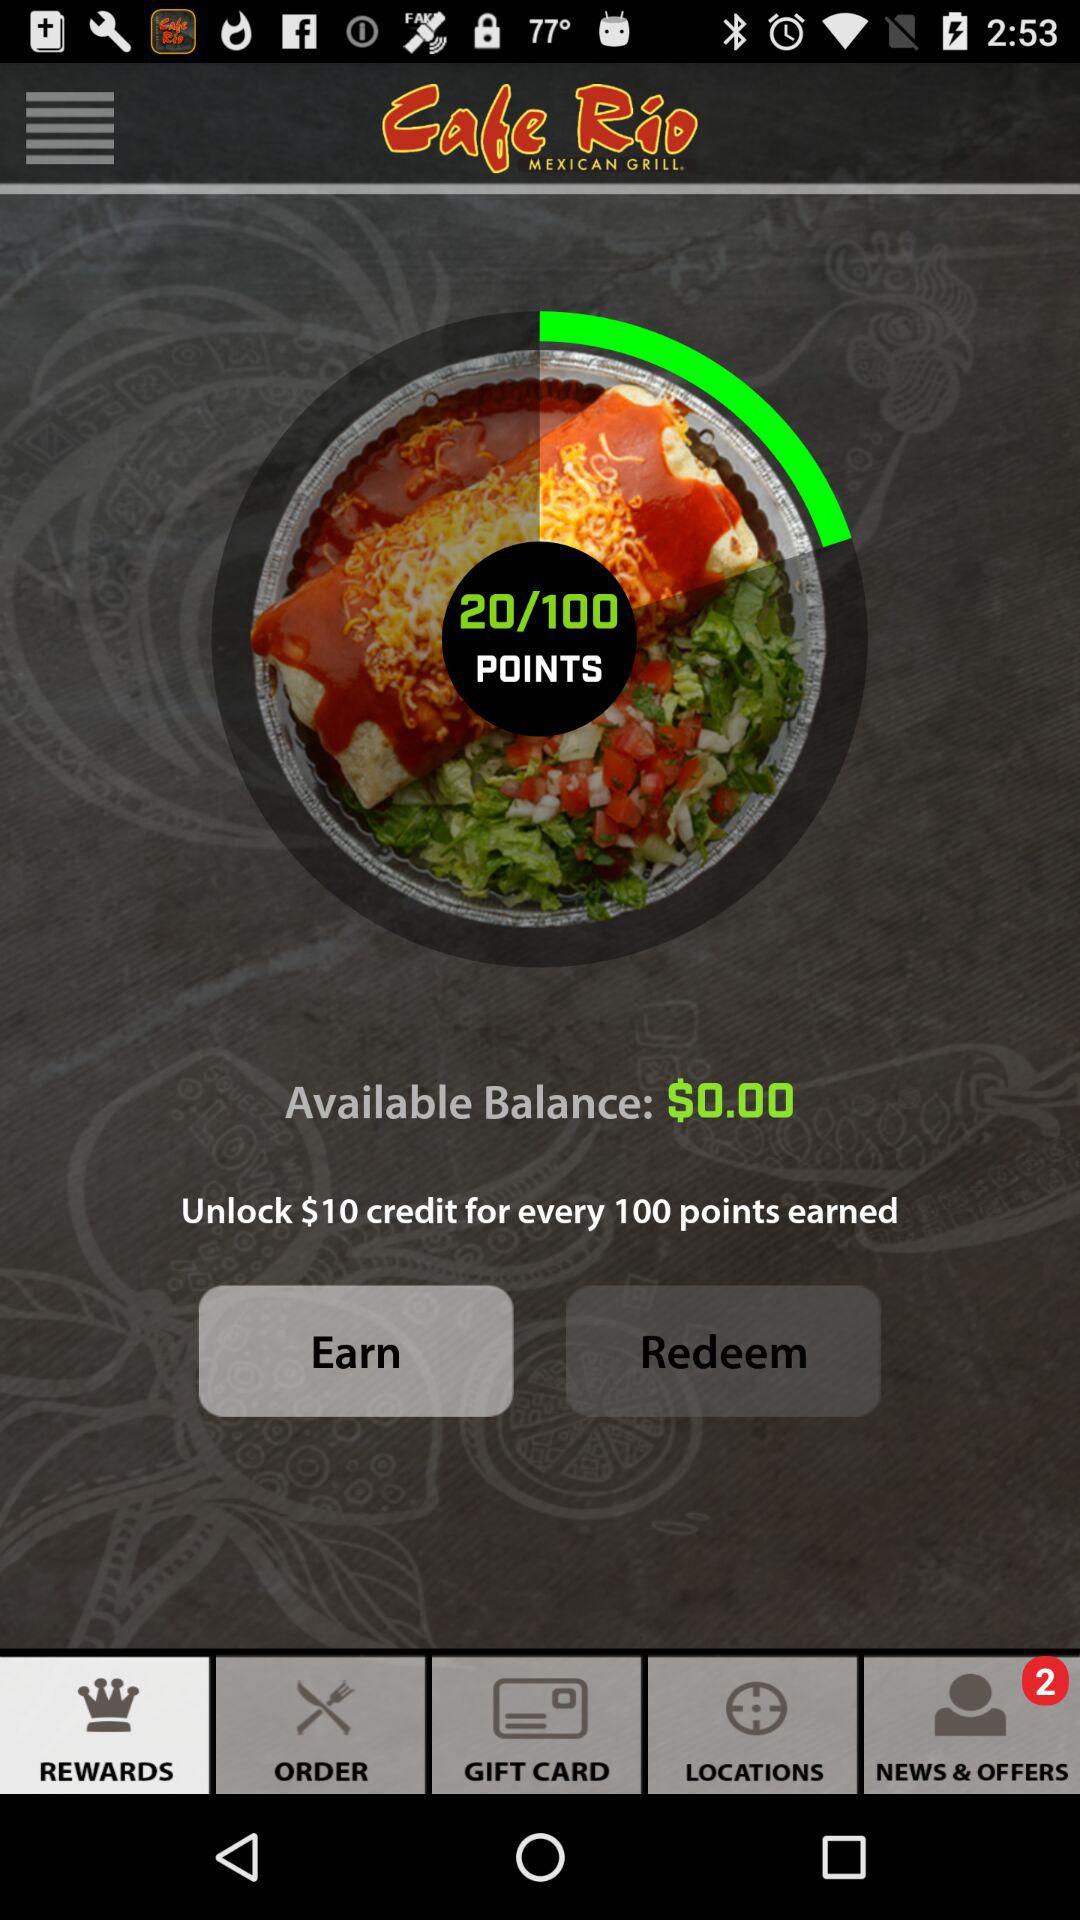 The image size is (1080, 1920). Describe the element at coordinates (723, 1351) in the screenshot. I see `the redeem icon` at that location.